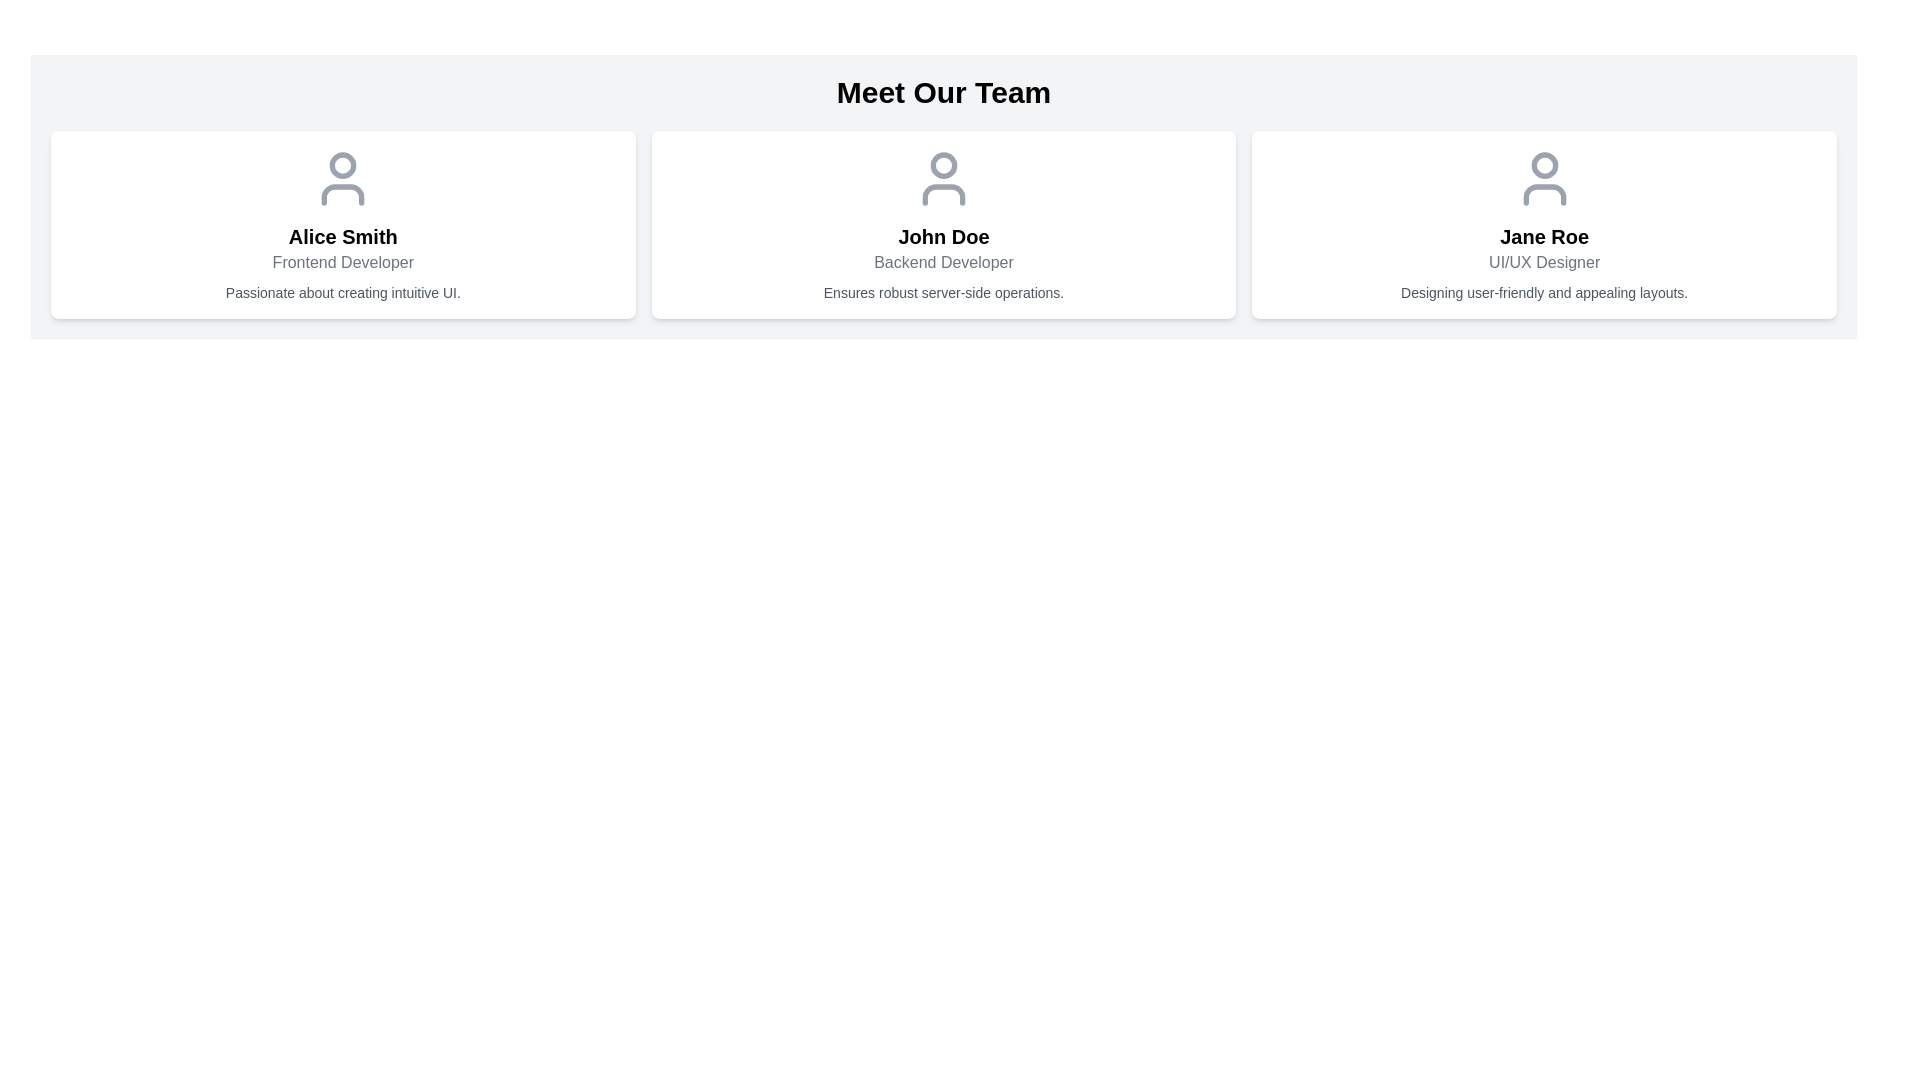 The height and width of the screenshot is (1080, 1920). Describe the element at coordinates (943, 261) in the screenshot. I see `the static text label describing the role or title of the individual in the card under 'Meet Our Team', positioned below 'John Doe' and above 'Ensures robust server-side operations'` at that location.